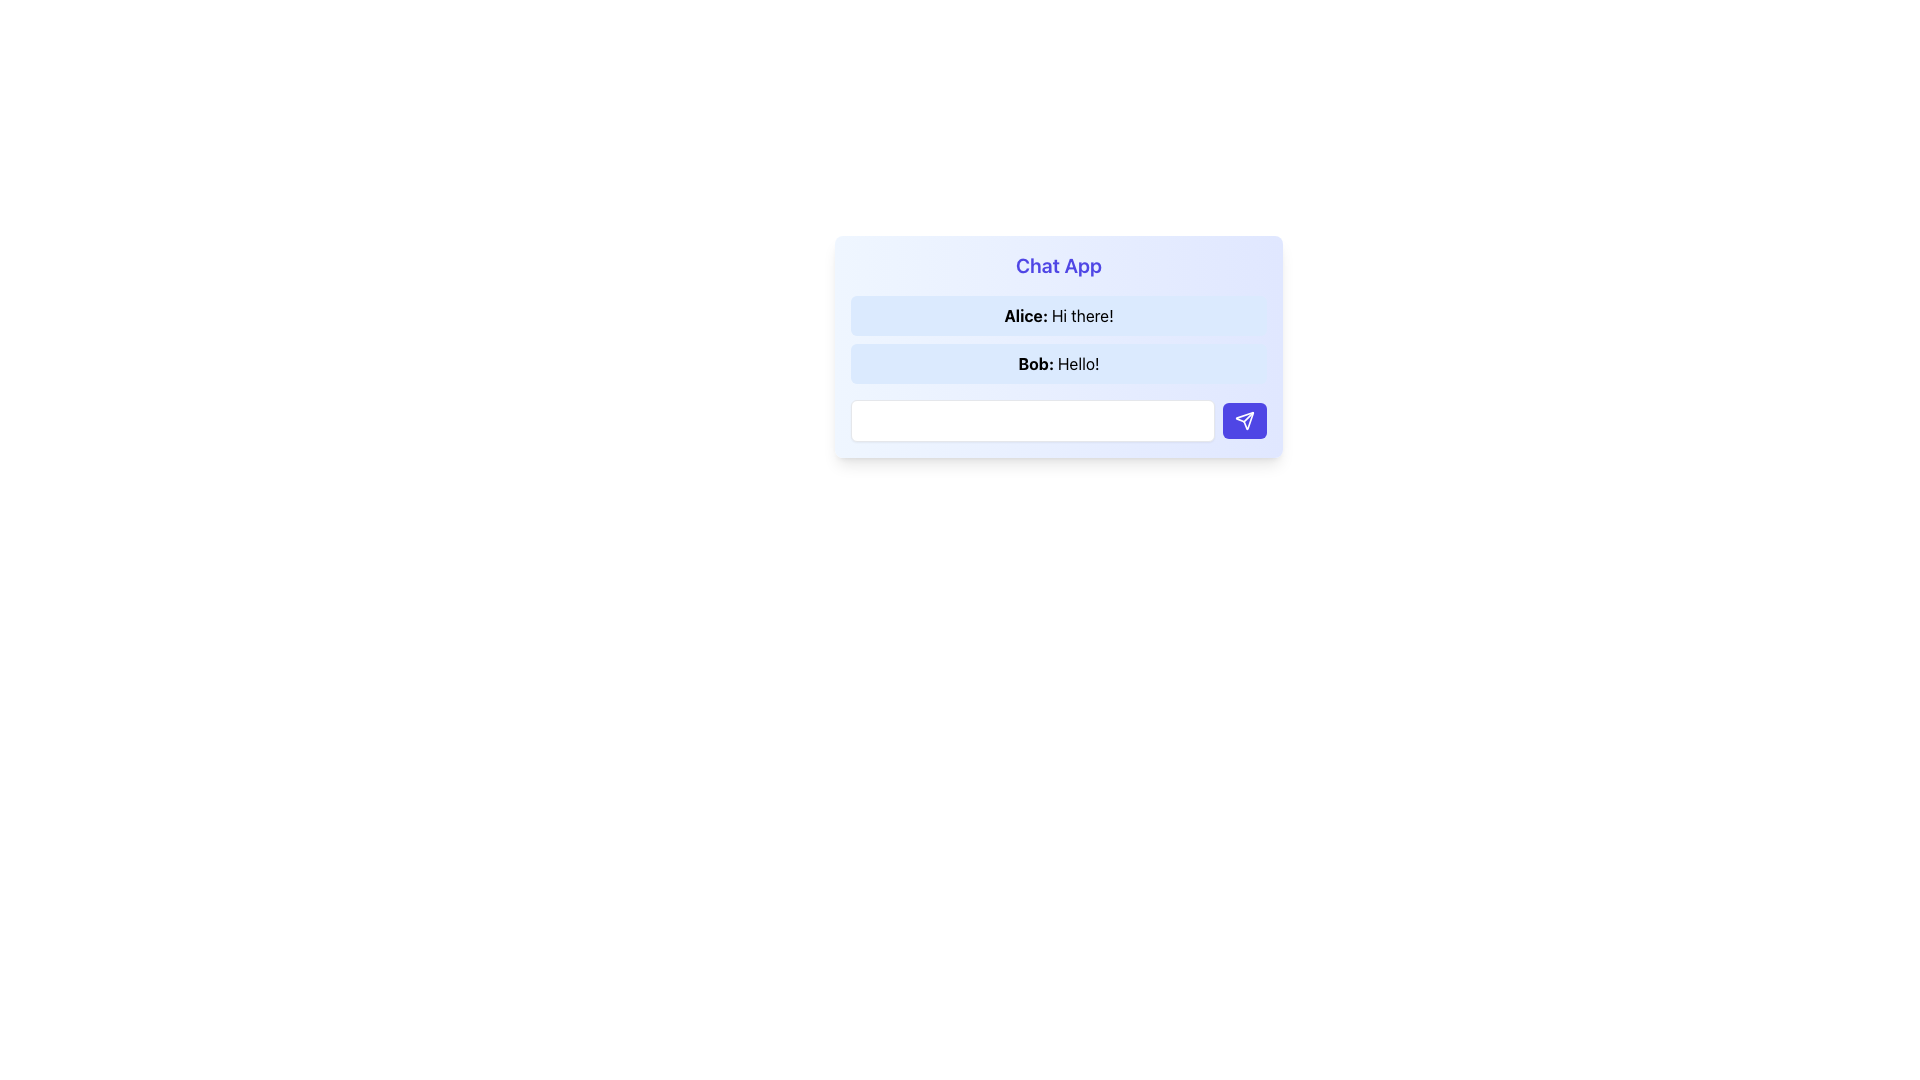 The width and height of the screenshot is (1920, 1080). What do you see at coordinates (1058, 363) in the screenshot?
I see `the chat bubble displaying a message from the user 'Bob'` at bounding box center [1058, 363].